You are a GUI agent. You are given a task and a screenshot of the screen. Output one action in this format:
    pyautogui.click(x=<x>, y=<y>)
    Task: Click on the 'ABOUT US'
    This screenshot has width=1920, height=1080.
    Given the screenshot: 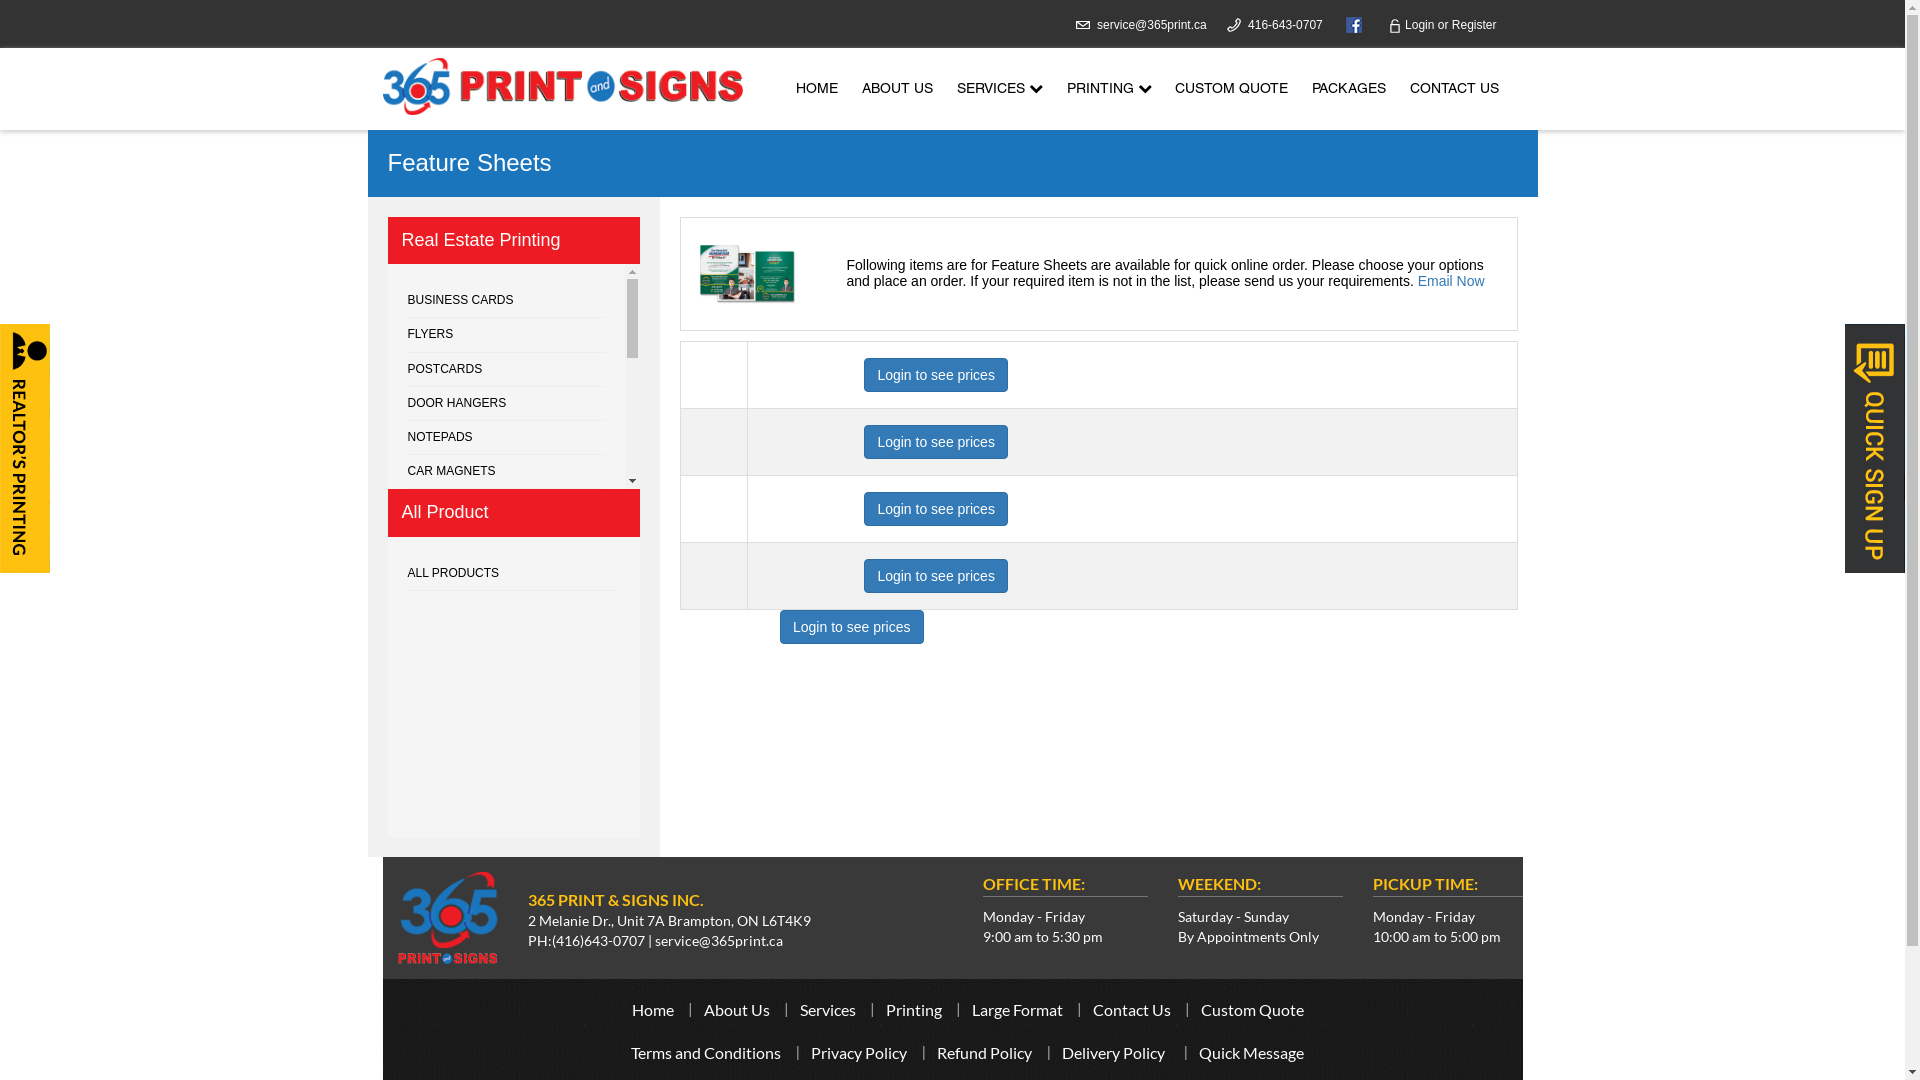 What is the action you would take?
    pyautogui.click(x=896, y=88)
    